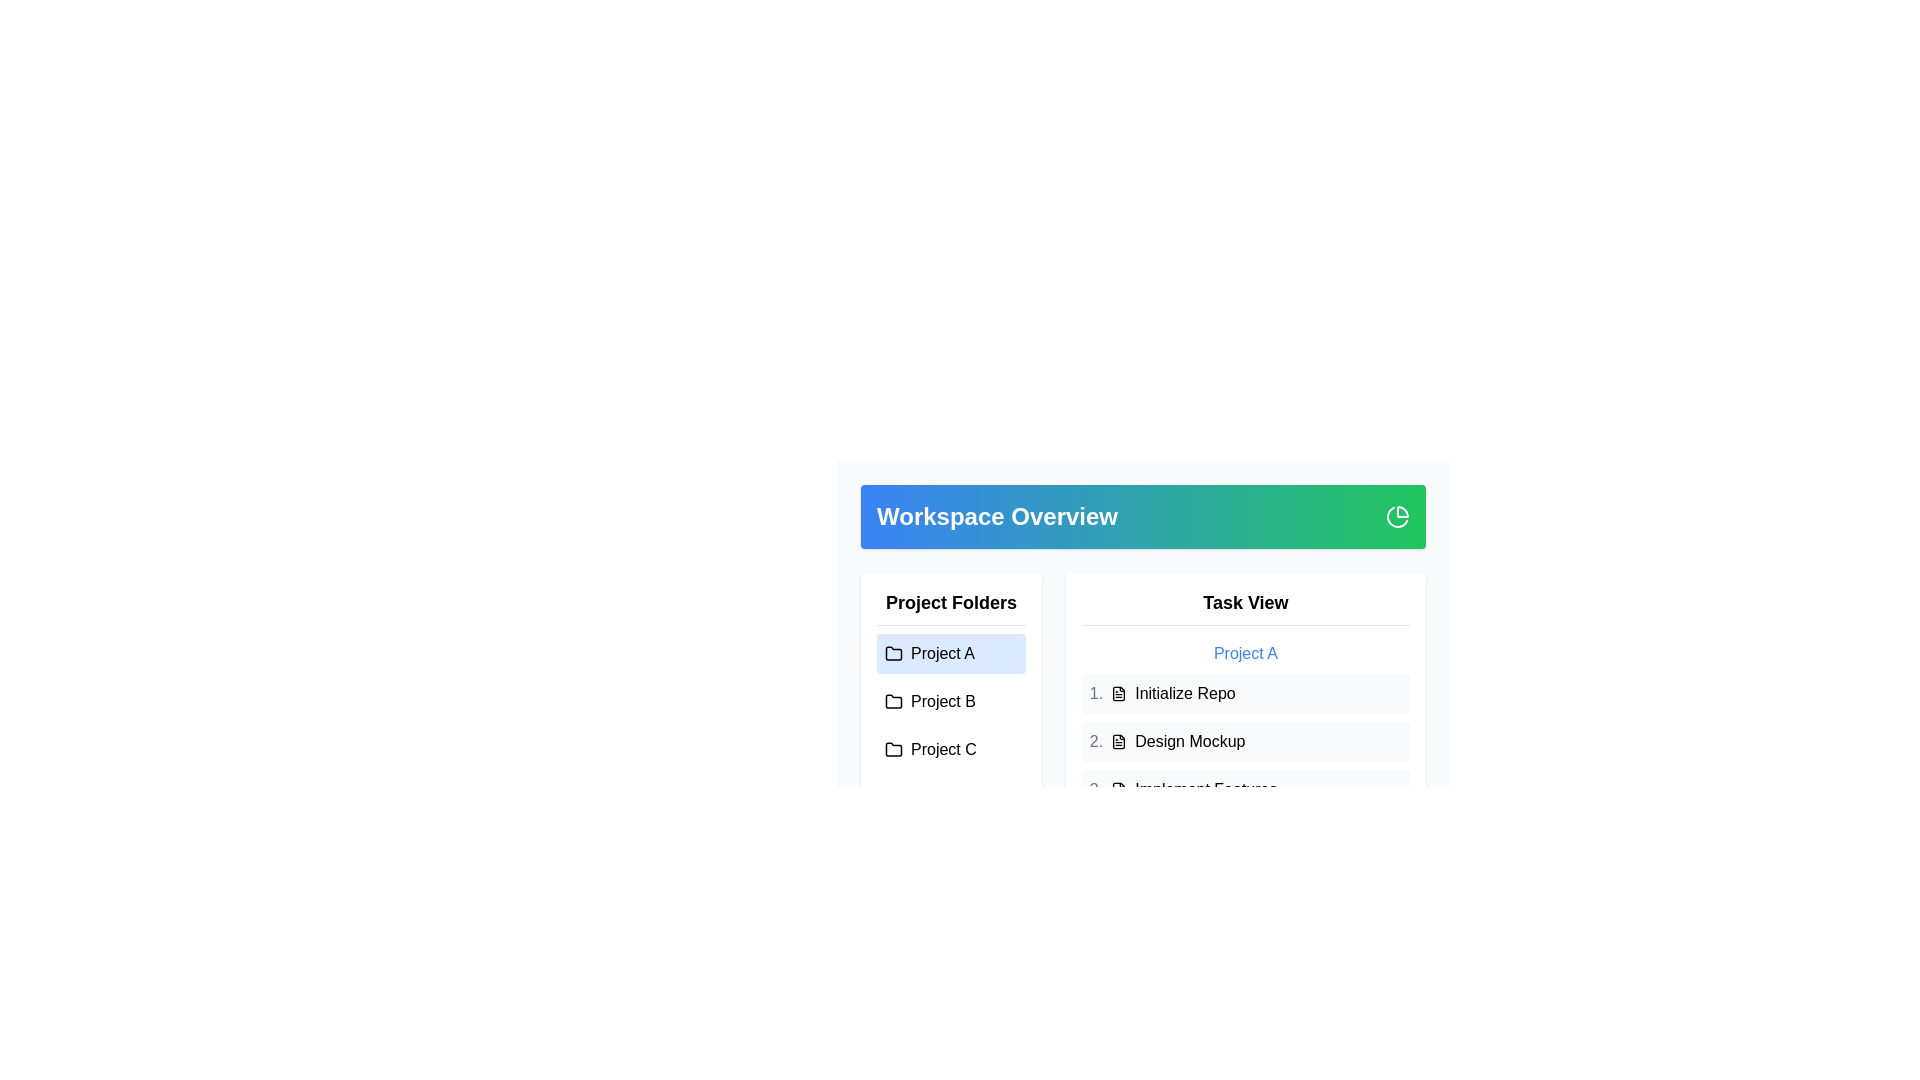 Image resolution: width=1920 pixels, height=1080 pixels. Describe the element at coordinates (1401, 511) in the screenshot. I see `the topmost segment of the pie chart icon located in the top-right section of the green header bar` at that location.